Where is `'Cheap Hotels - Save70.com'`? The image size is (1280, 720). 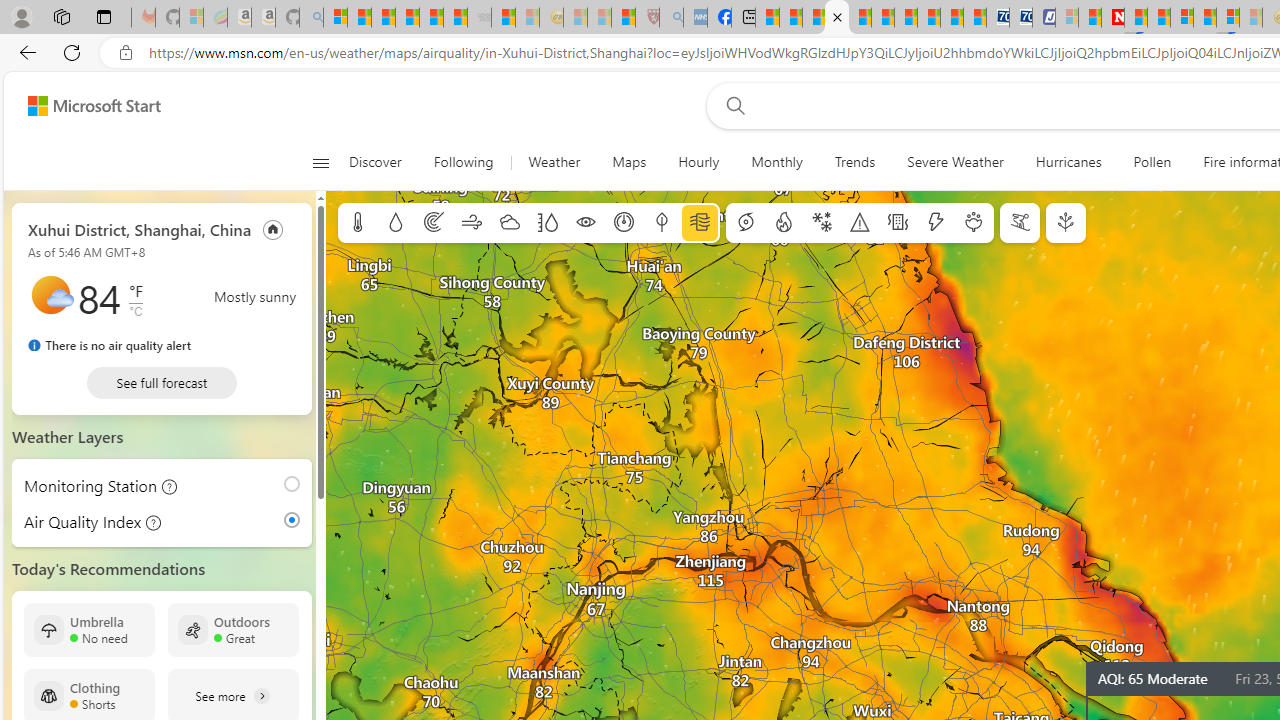
'Cheap Hotels - Save70.com' is located at coordinates (1020, 17).